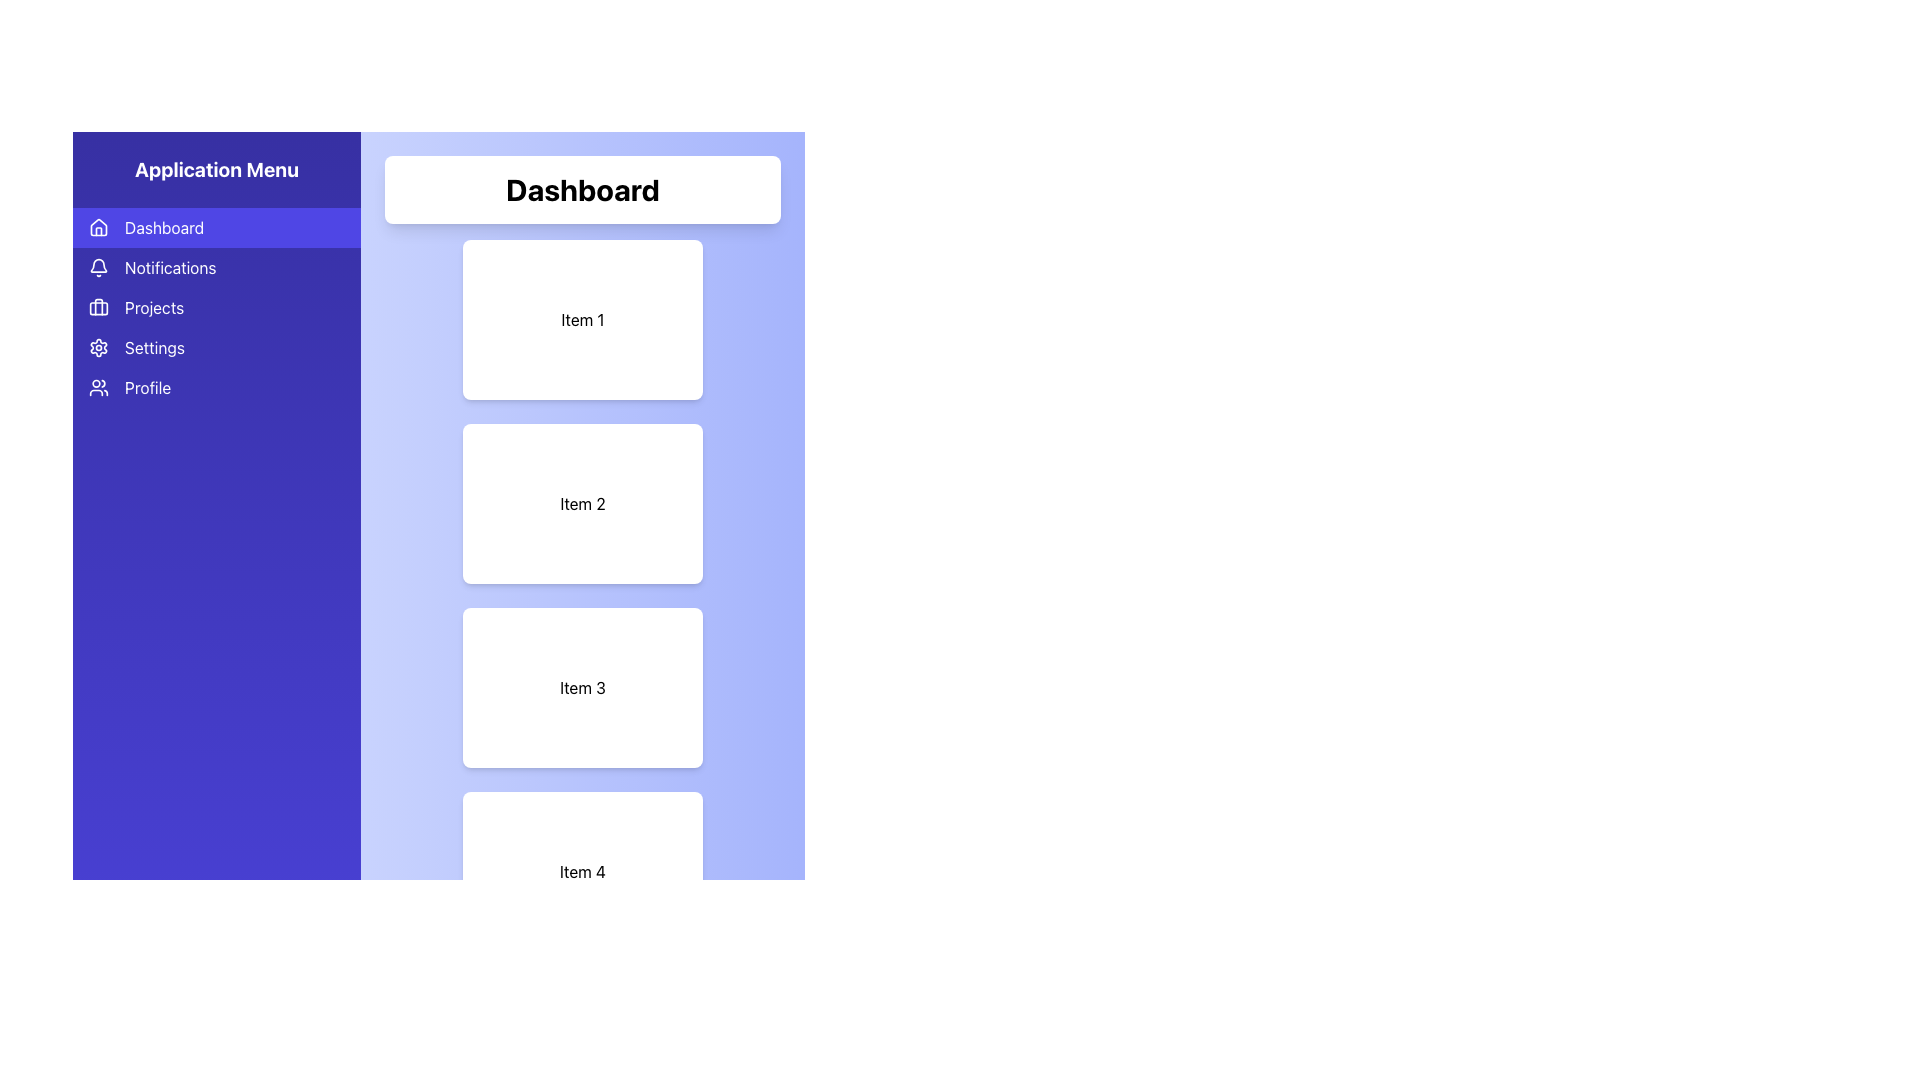 Image resolution: width=1920 pixels, height=1080 pixels. Describe the element at coordinates (98, 264) in the screenshot. I see `the bell icon in the Notifications section of the vertical navigation menu on the left side of the application interface` at that location.